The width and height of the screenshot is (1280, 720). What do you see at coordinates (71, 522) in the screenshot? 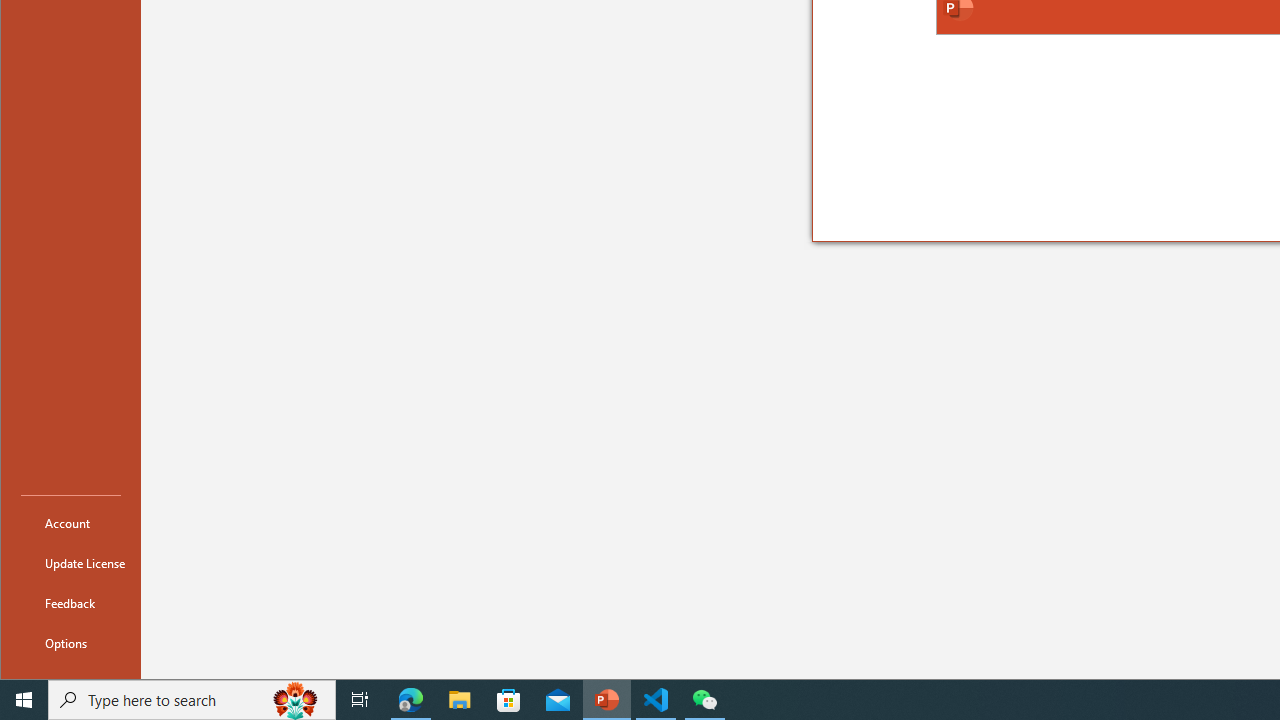
I see `'Account'` at bounding box center [71, 522].